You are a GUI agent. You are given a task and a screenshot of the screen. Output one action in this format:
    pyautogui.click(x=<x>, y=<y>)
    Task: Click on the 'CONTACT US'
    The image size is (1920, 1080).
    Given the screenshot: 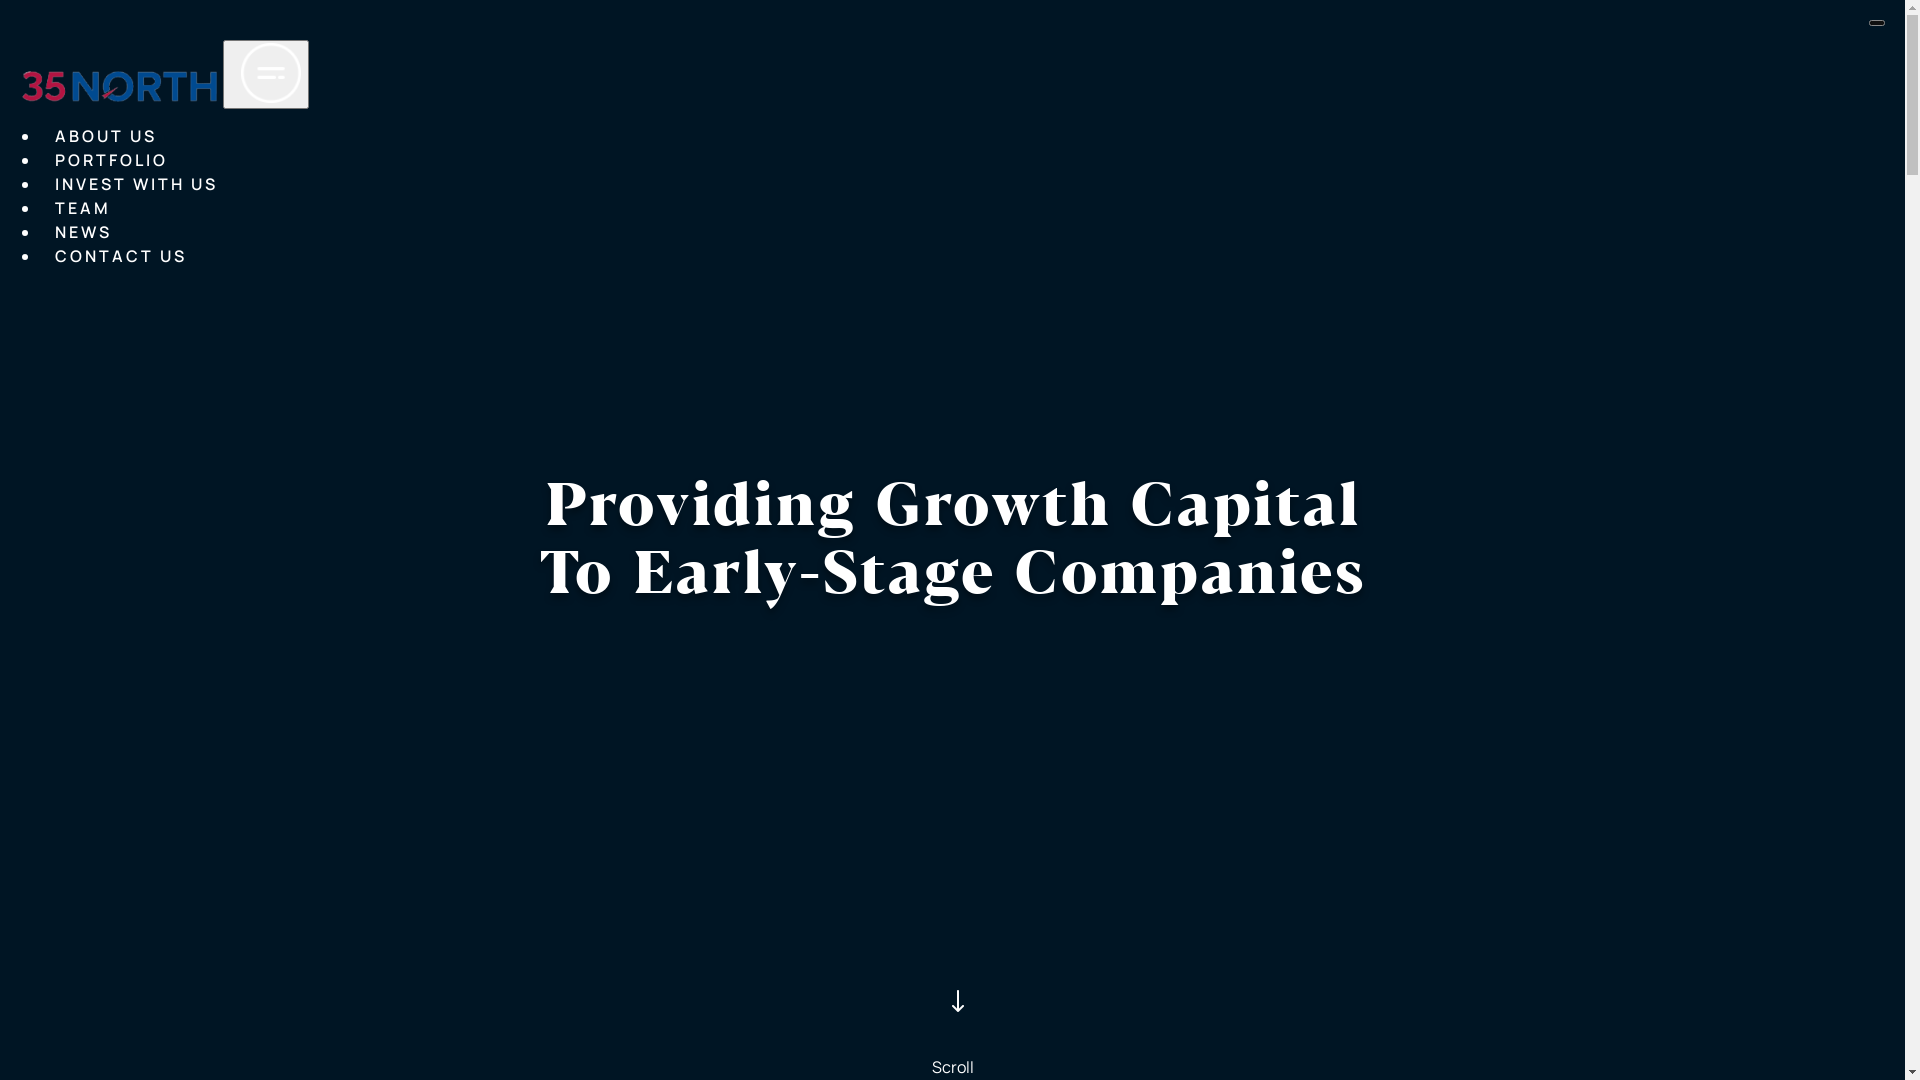 What is the action you would take?
    pyautogui.click(x=54, y=256)
    